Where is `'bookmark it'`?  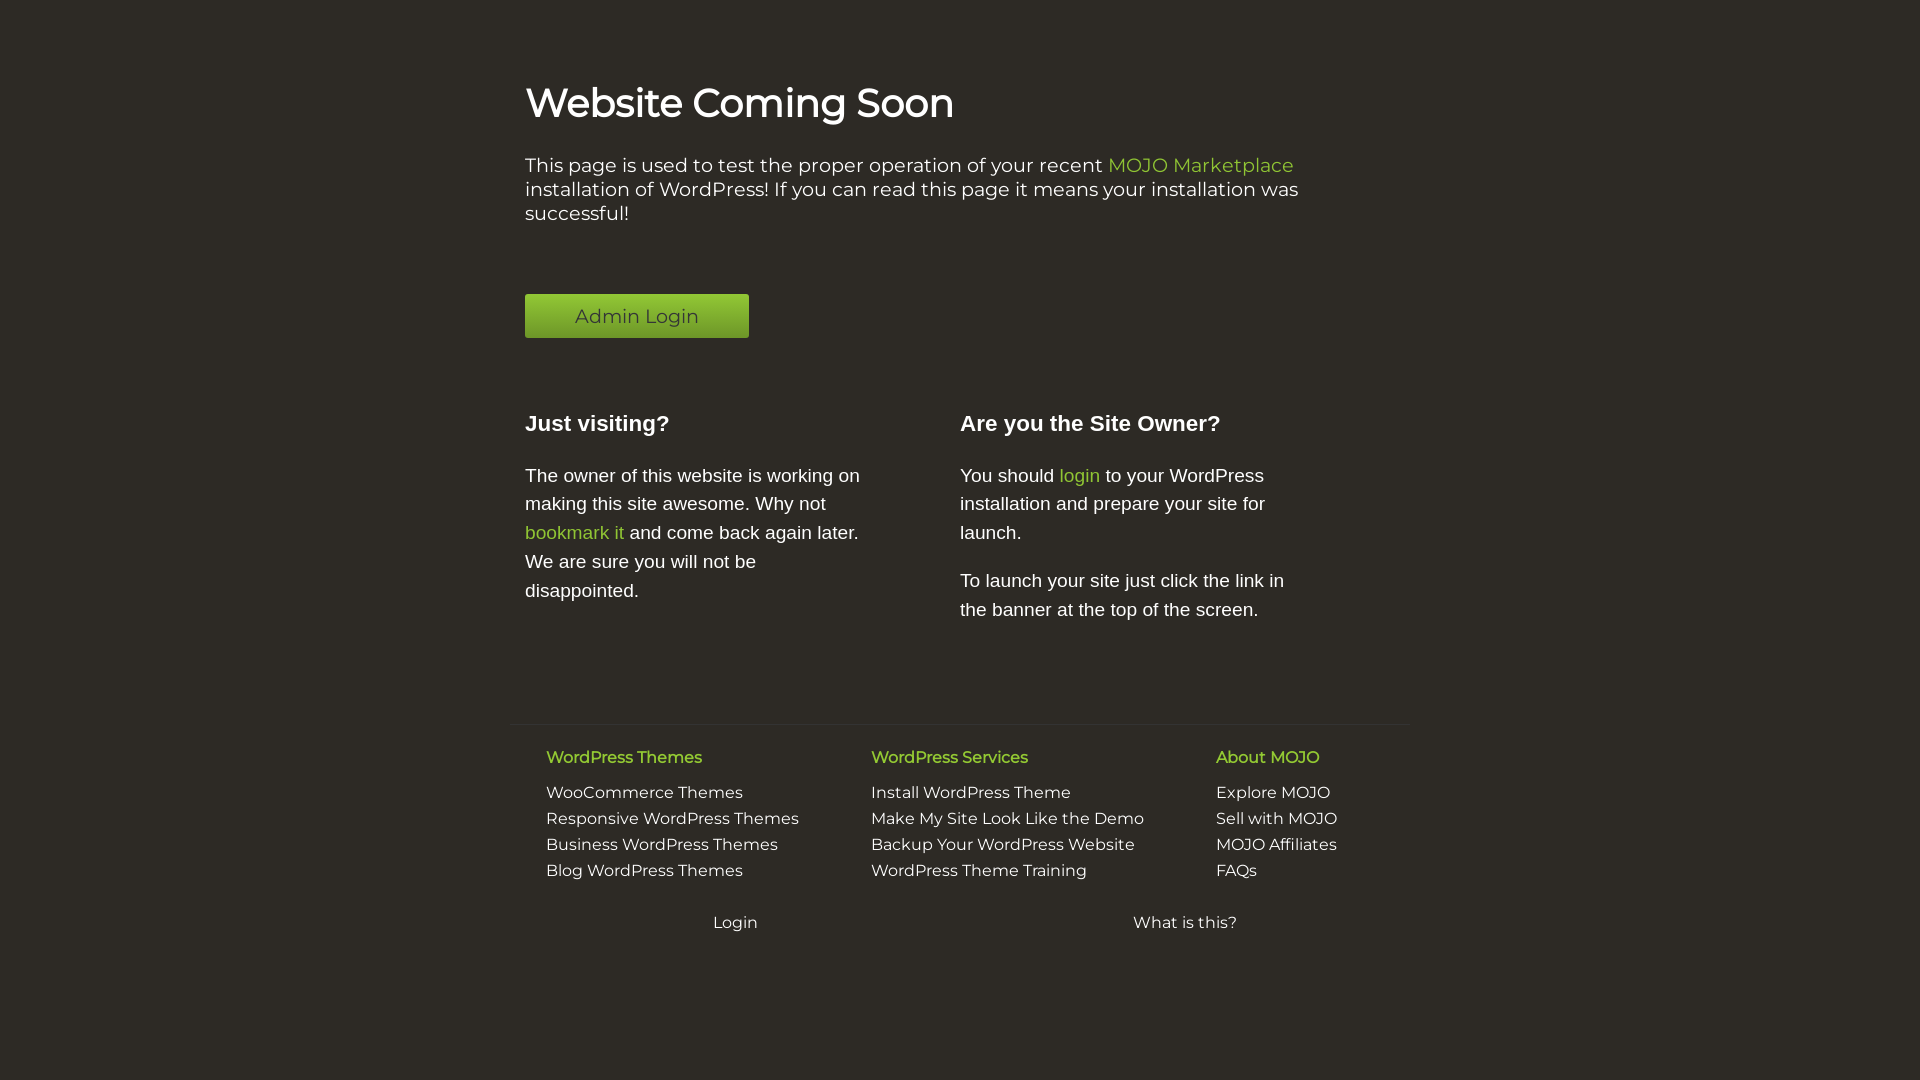
'bookmark it' is located at coordinates (573, 531).